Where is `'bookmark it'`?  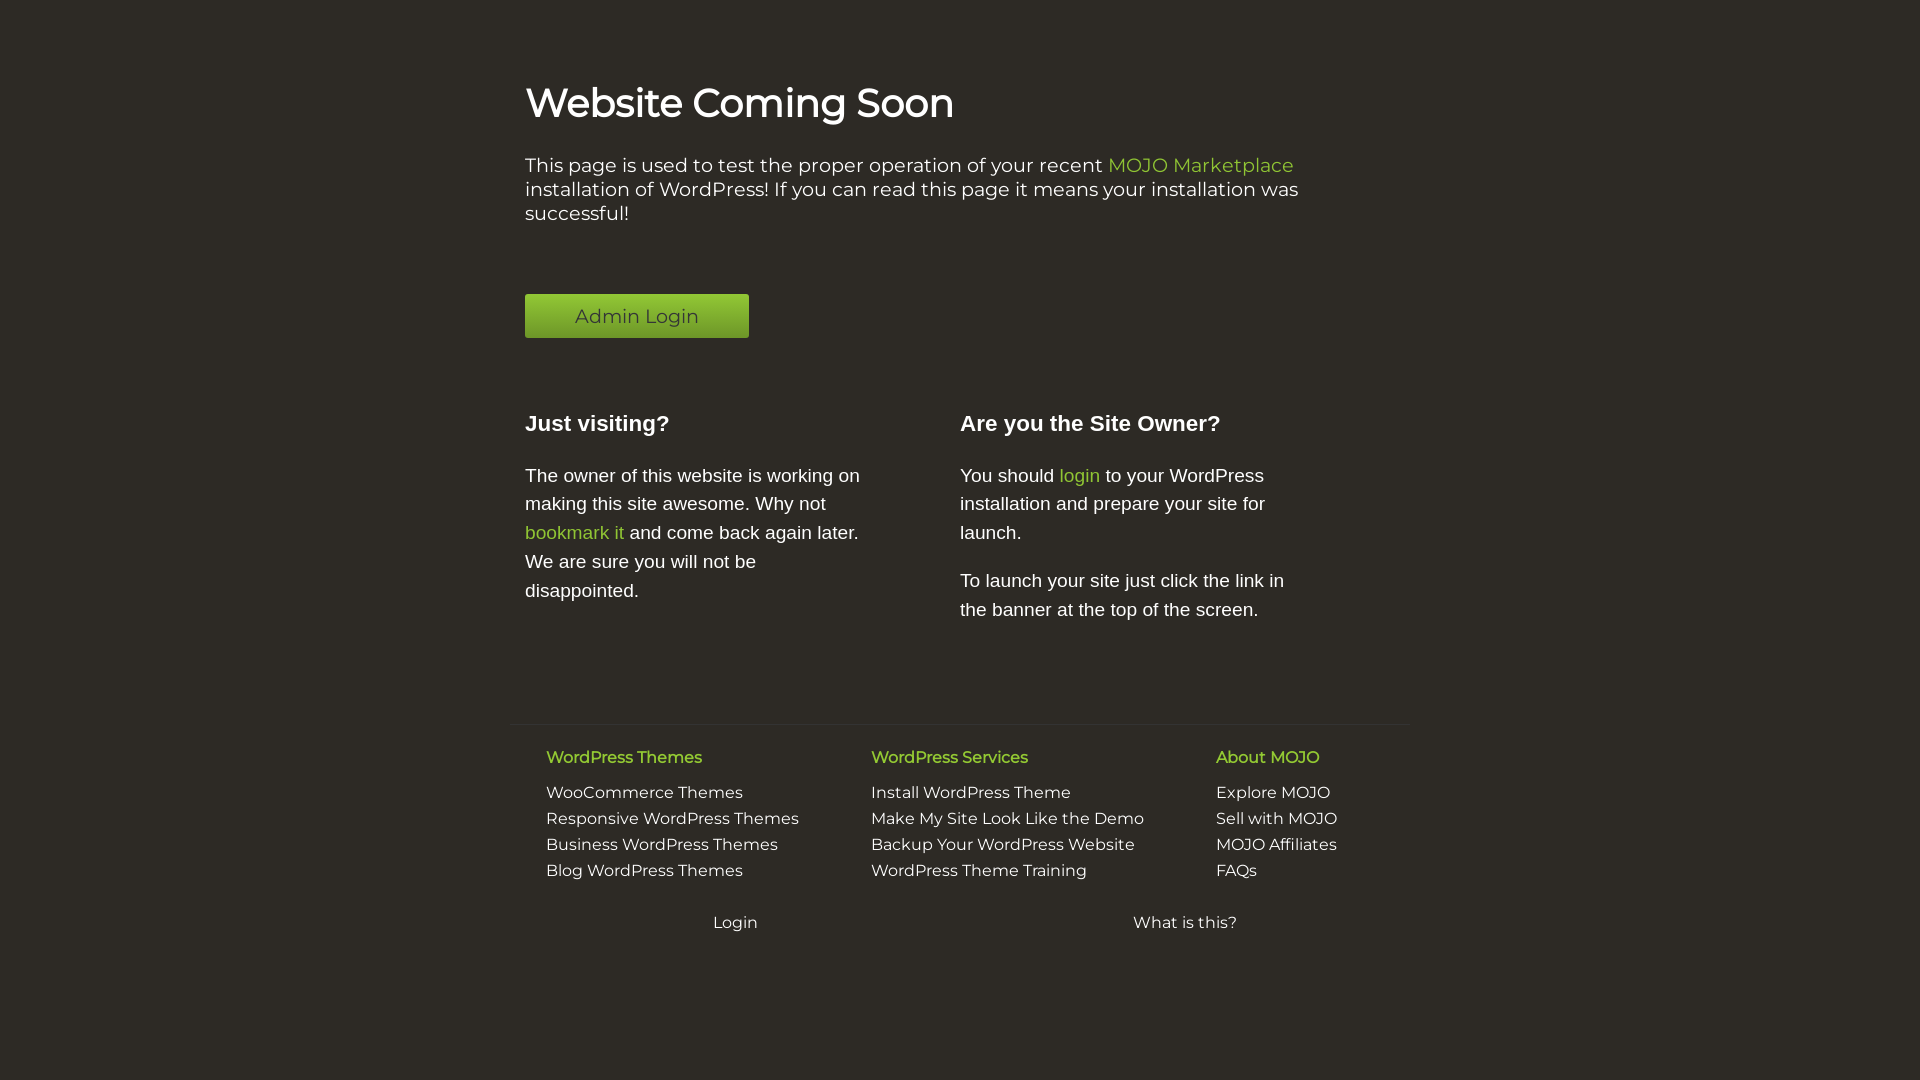
'bookmark it' is located at coordinates (573, 531).